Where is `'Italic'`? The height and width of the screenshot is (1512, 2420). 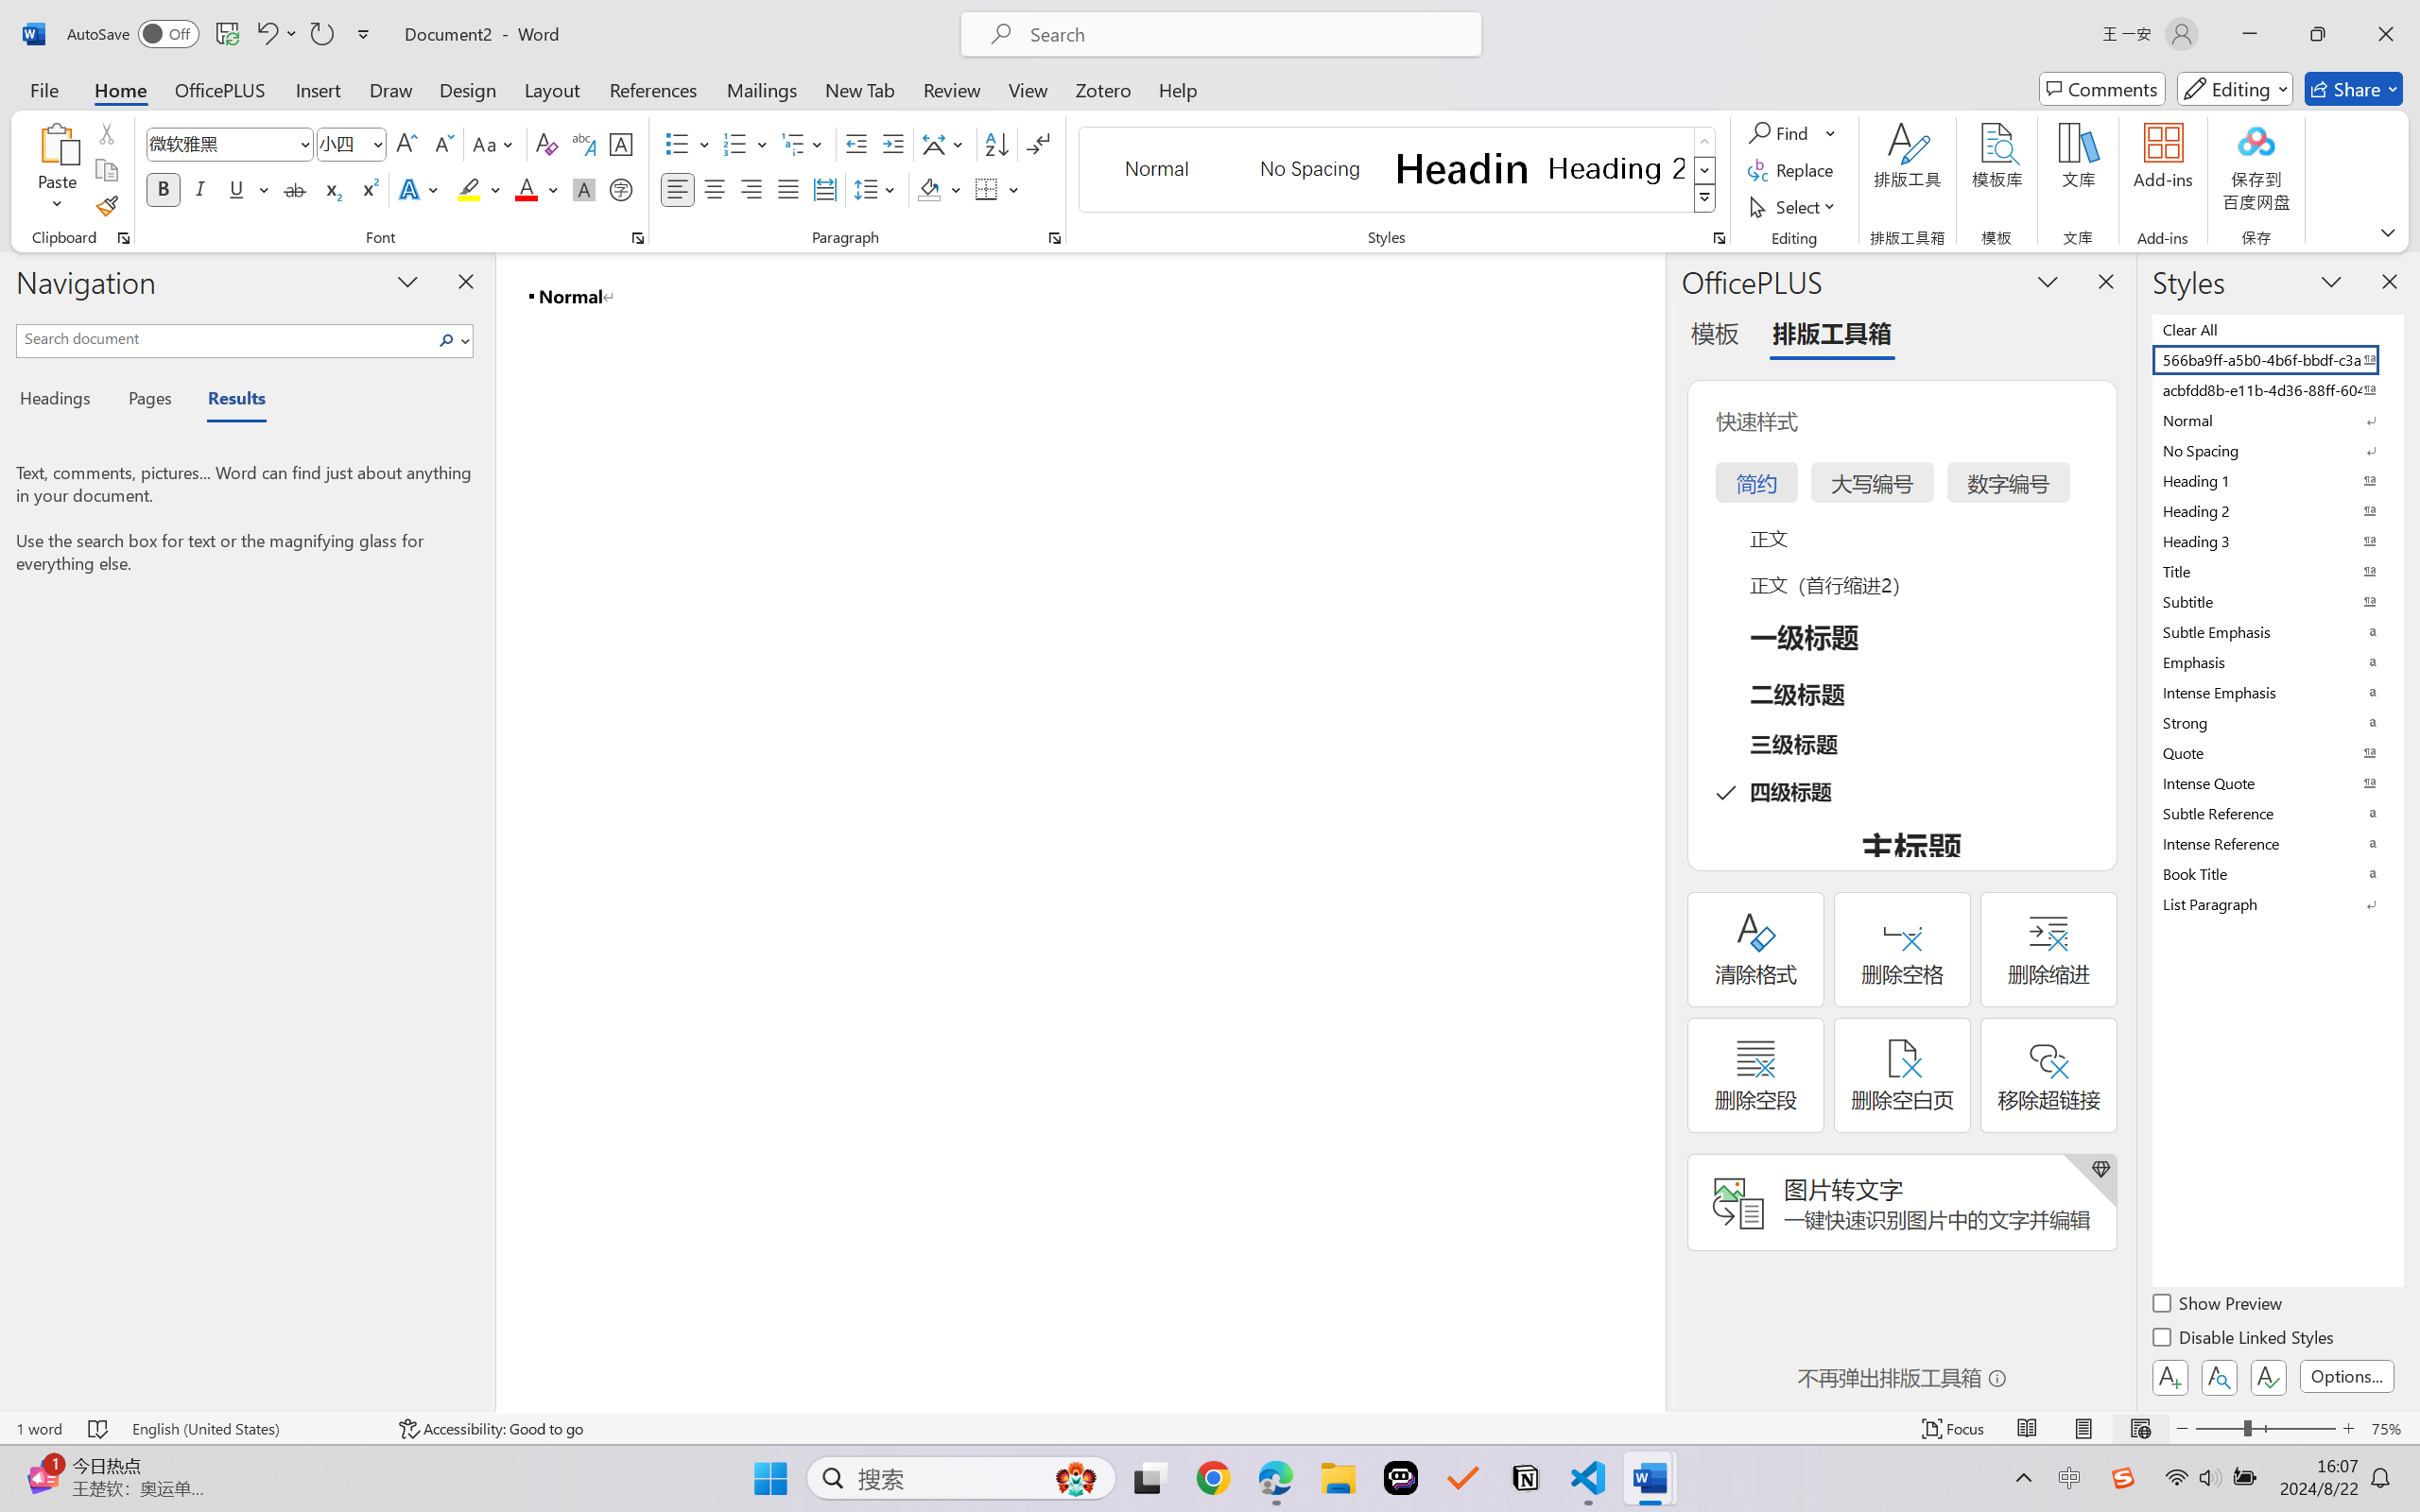 'Italic' is located at coordinates (199, 188).